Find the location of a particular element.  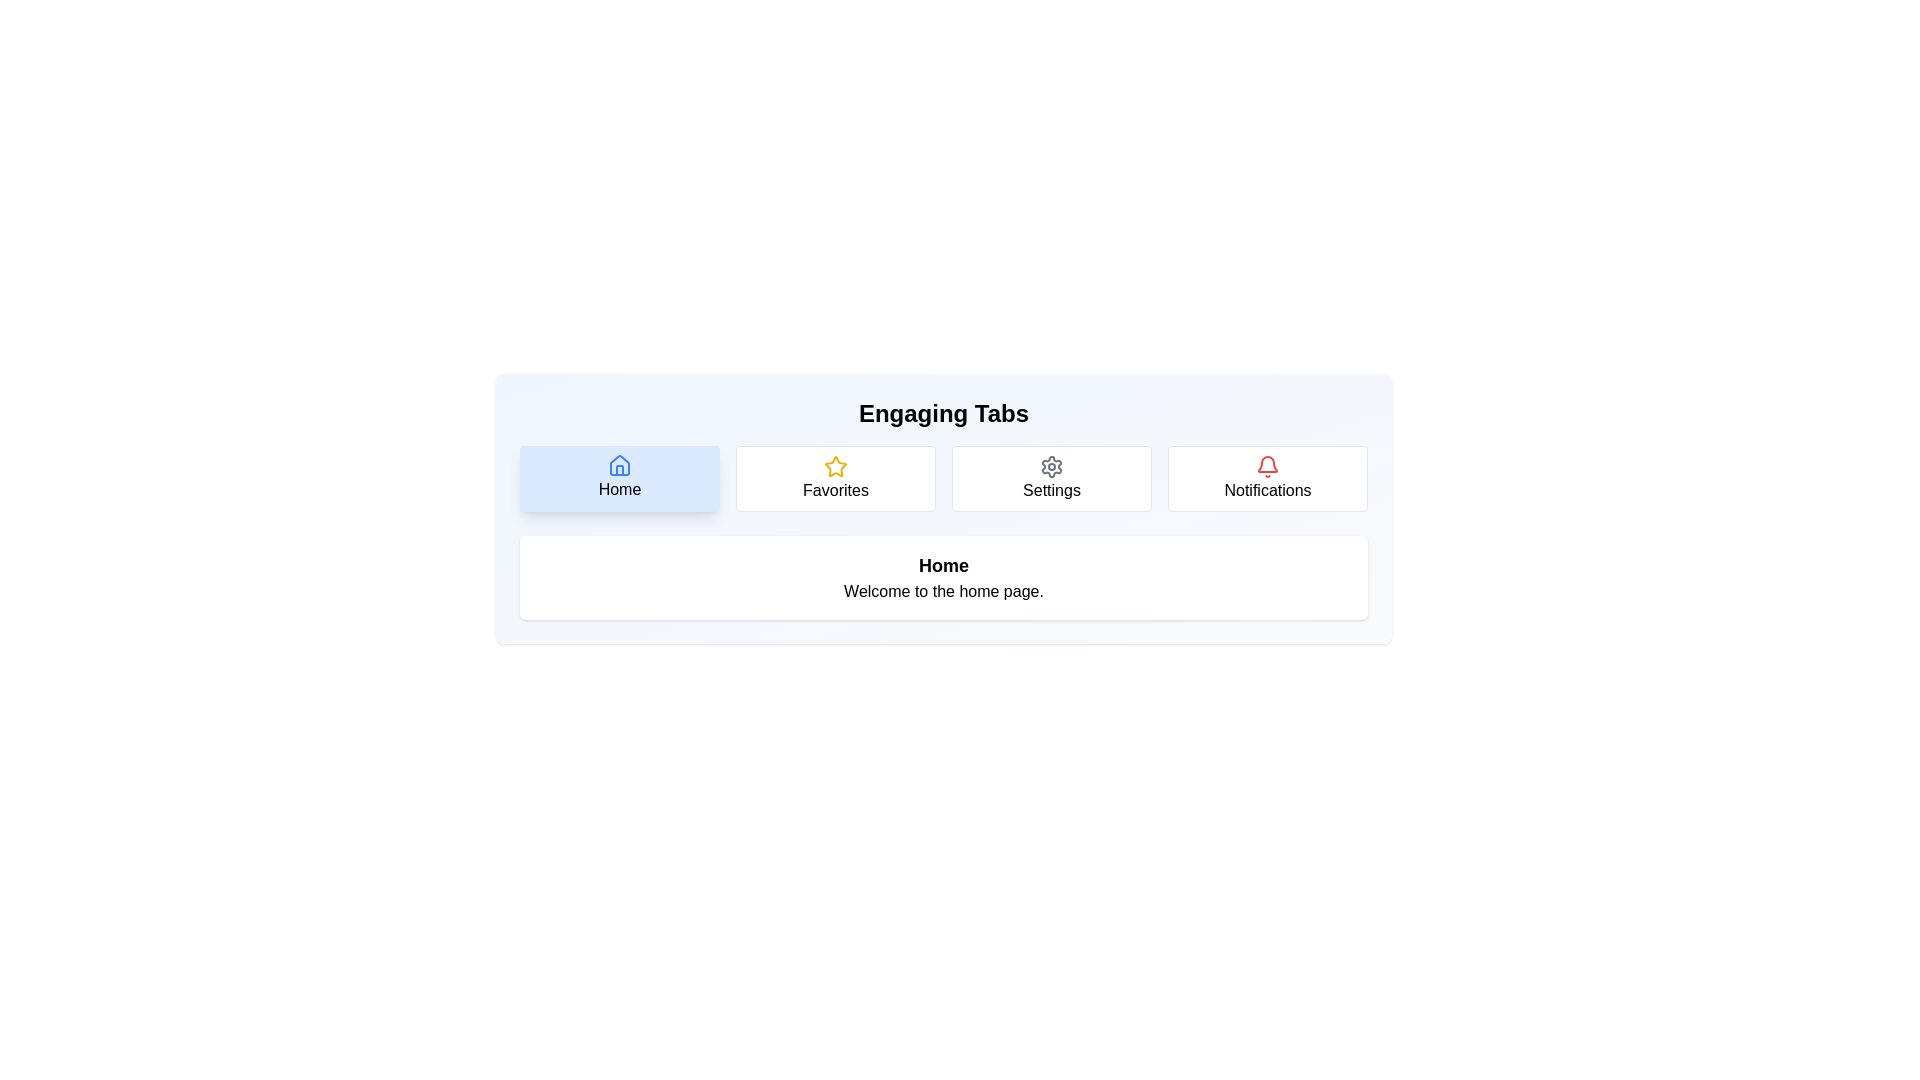

the Favorites tab by clicking its button is located at coordinates (835, 478).